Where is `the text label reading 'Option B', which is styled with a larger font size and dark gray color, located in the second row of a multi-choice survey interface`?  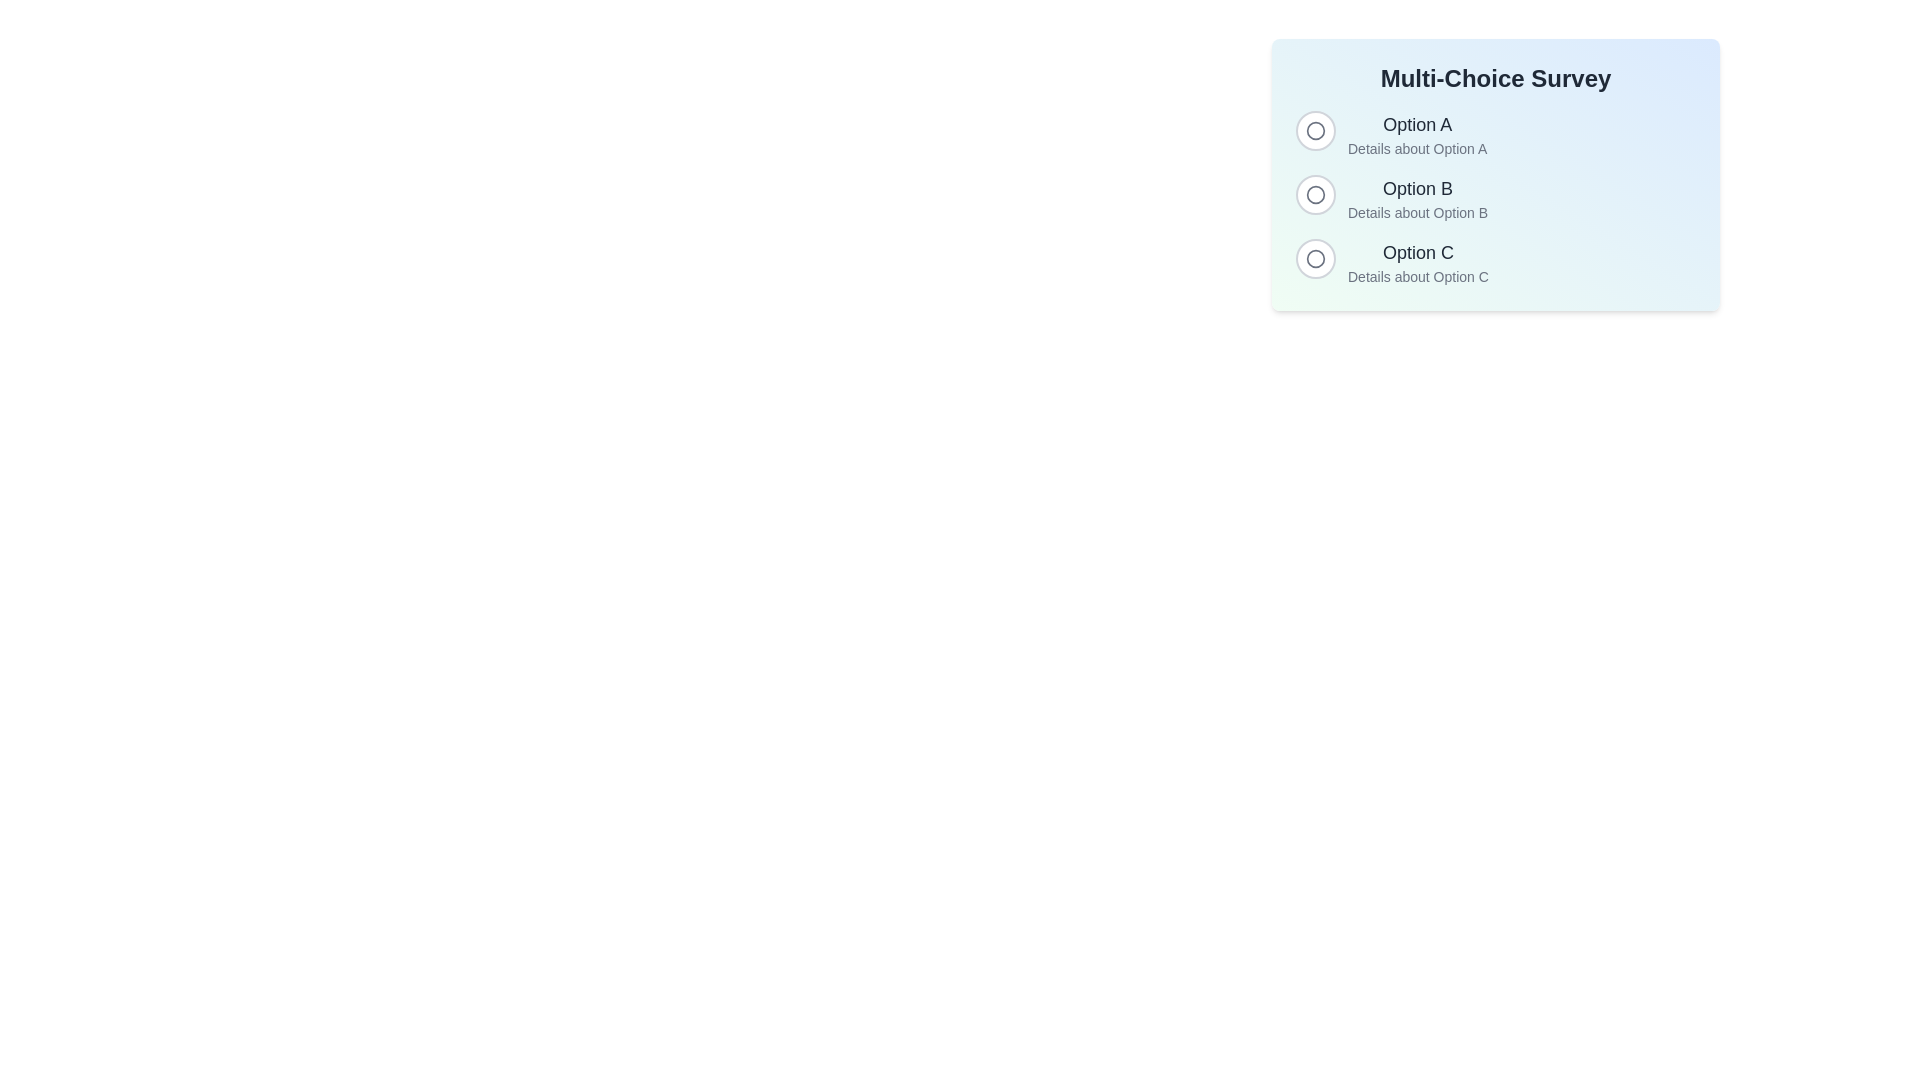
the text label reading 'Option B', which is styled with a larger font size and dark gray color, located in the second row of a multi-choice survey interface is located at coordinates (1417, 189).